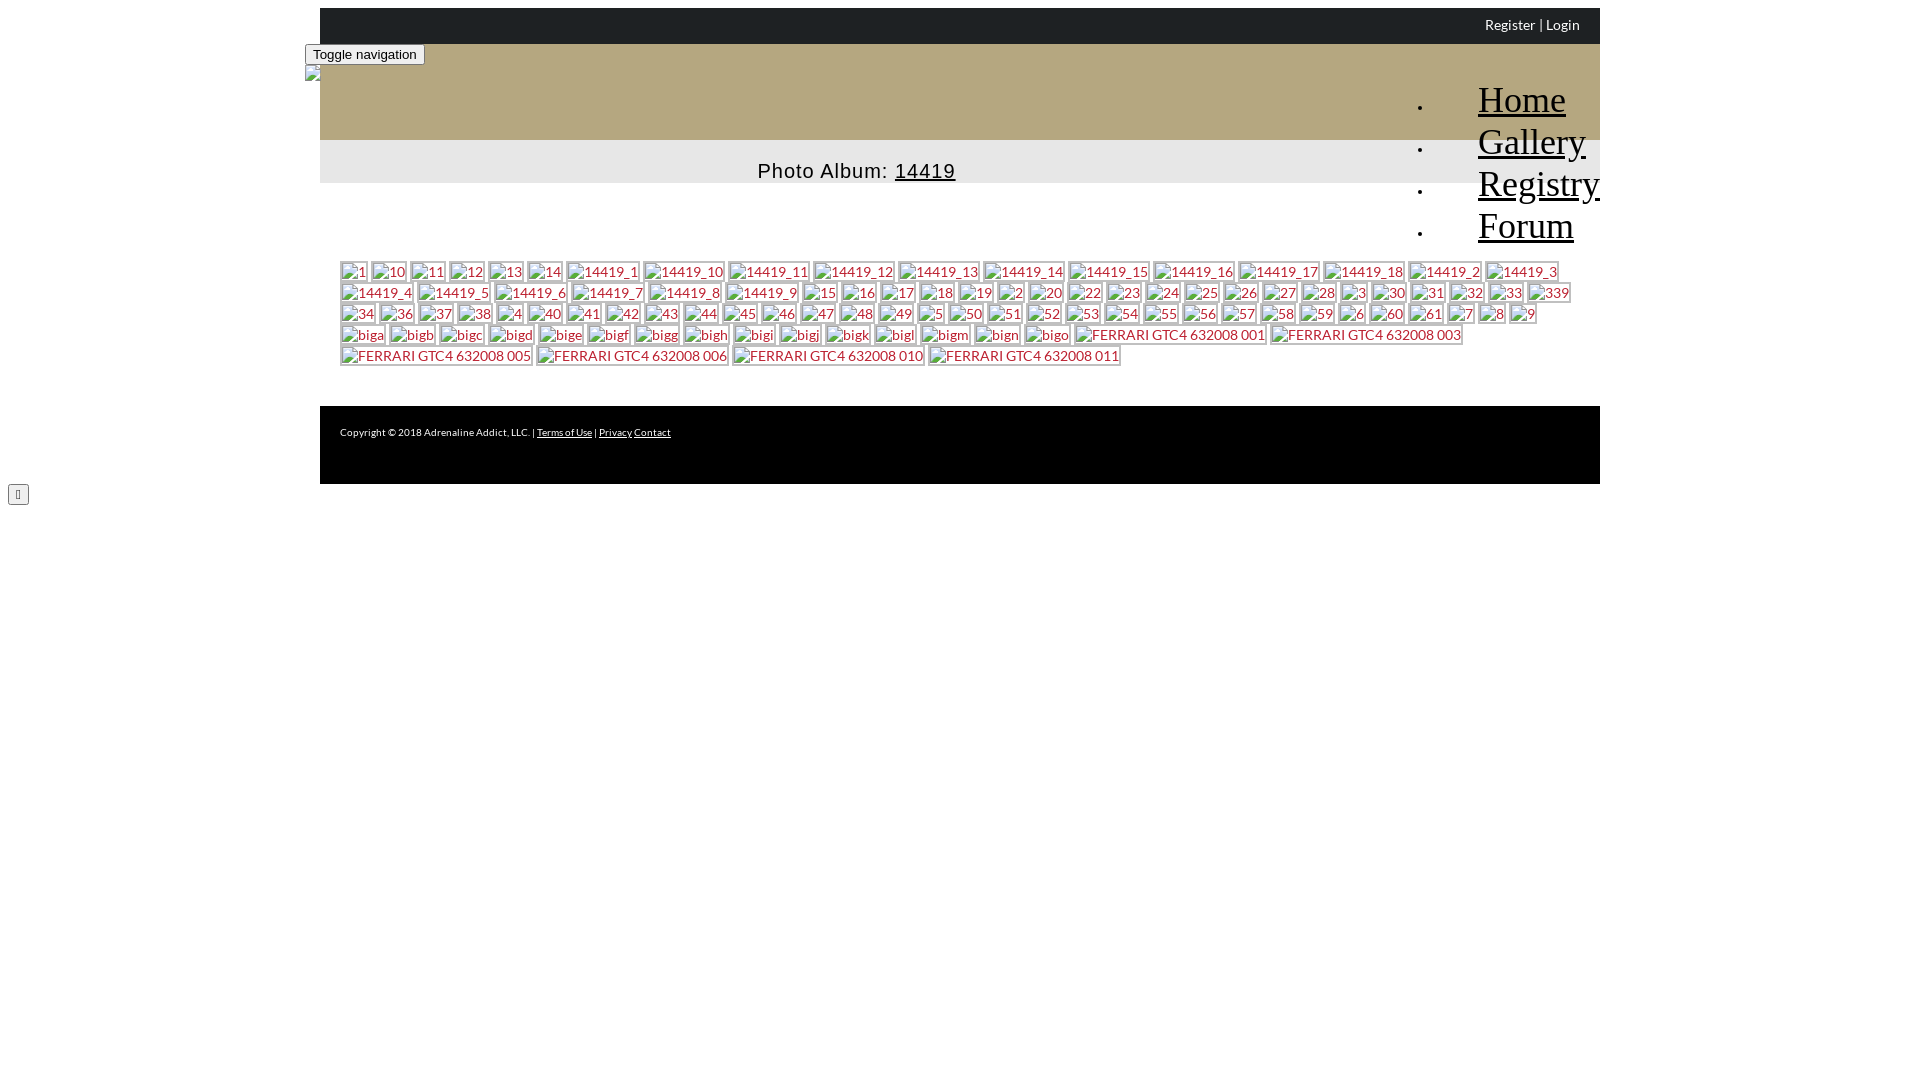  I want to click on 'biga (click to enlarge)', so click(363, 333).